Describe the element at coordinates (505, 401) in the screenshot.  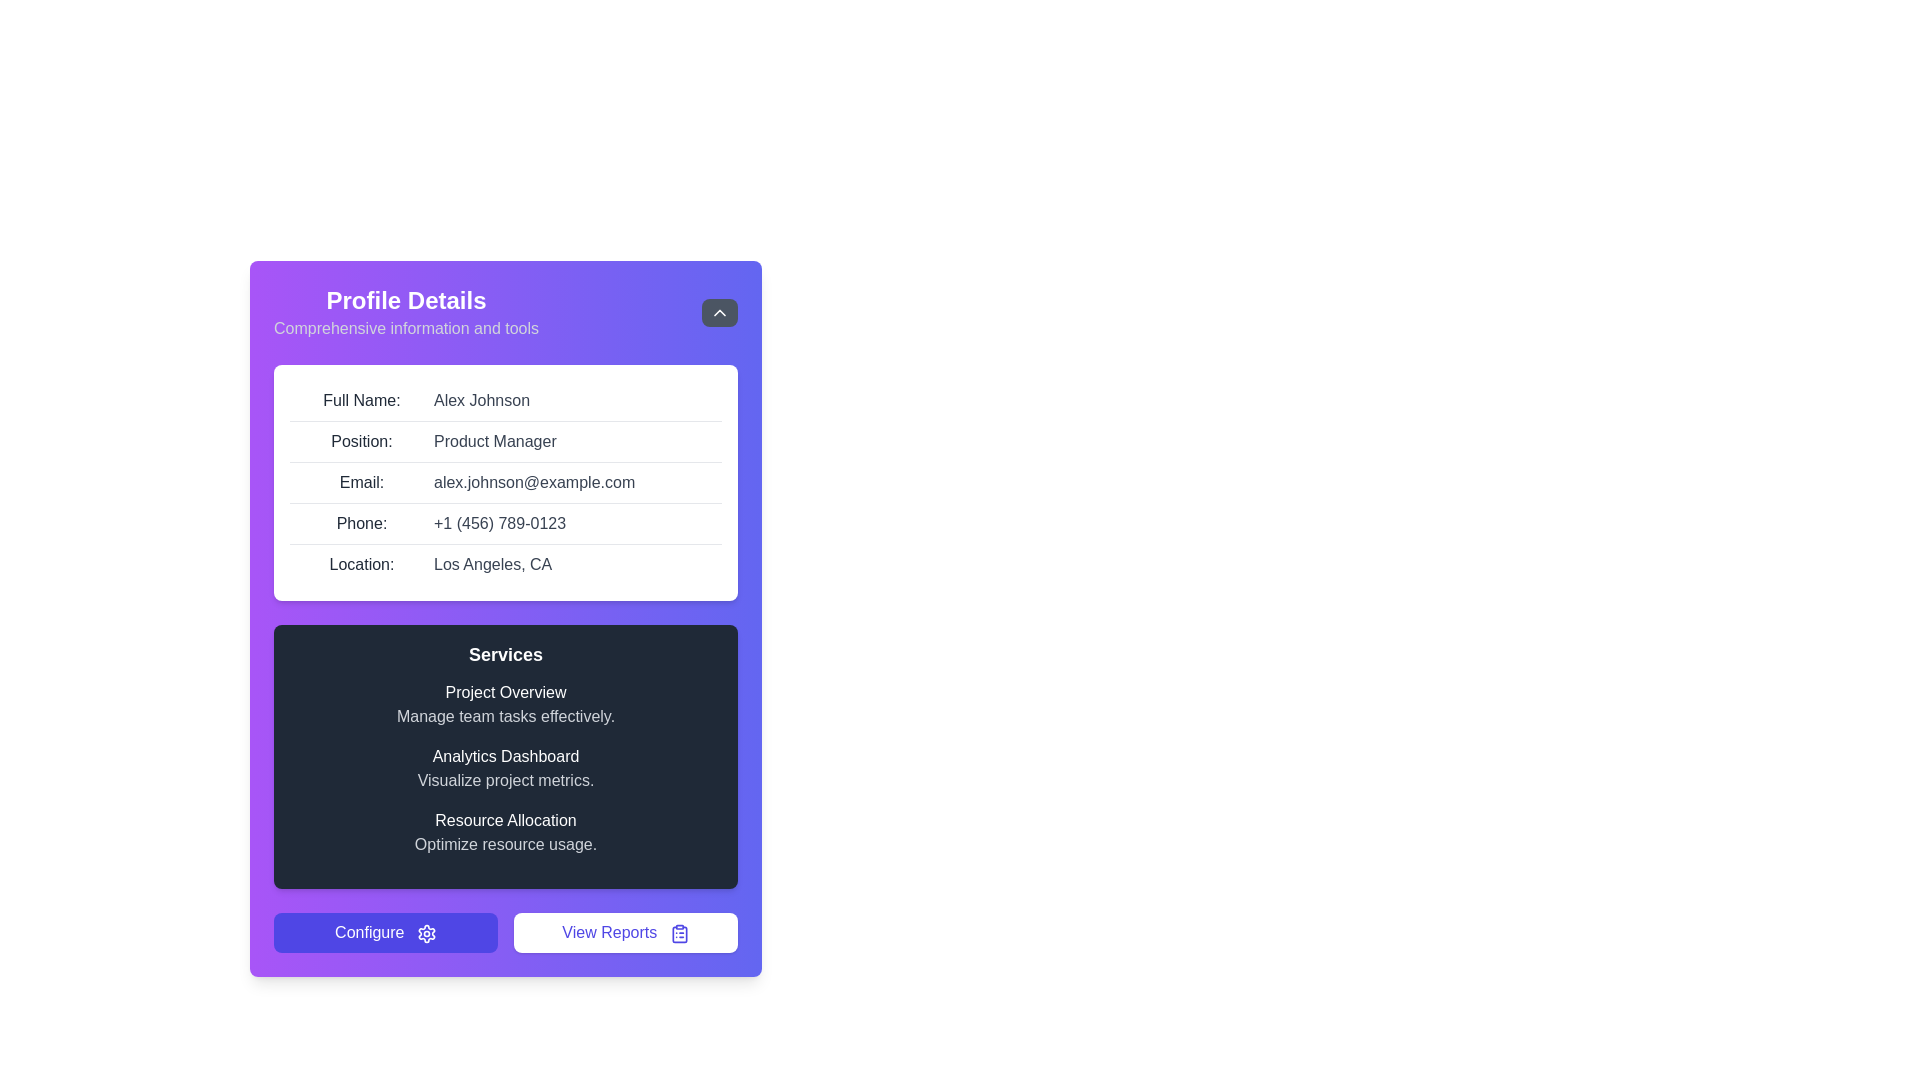
I see `the text display element showing 'Full Name: Alex Johnson'` at that location.